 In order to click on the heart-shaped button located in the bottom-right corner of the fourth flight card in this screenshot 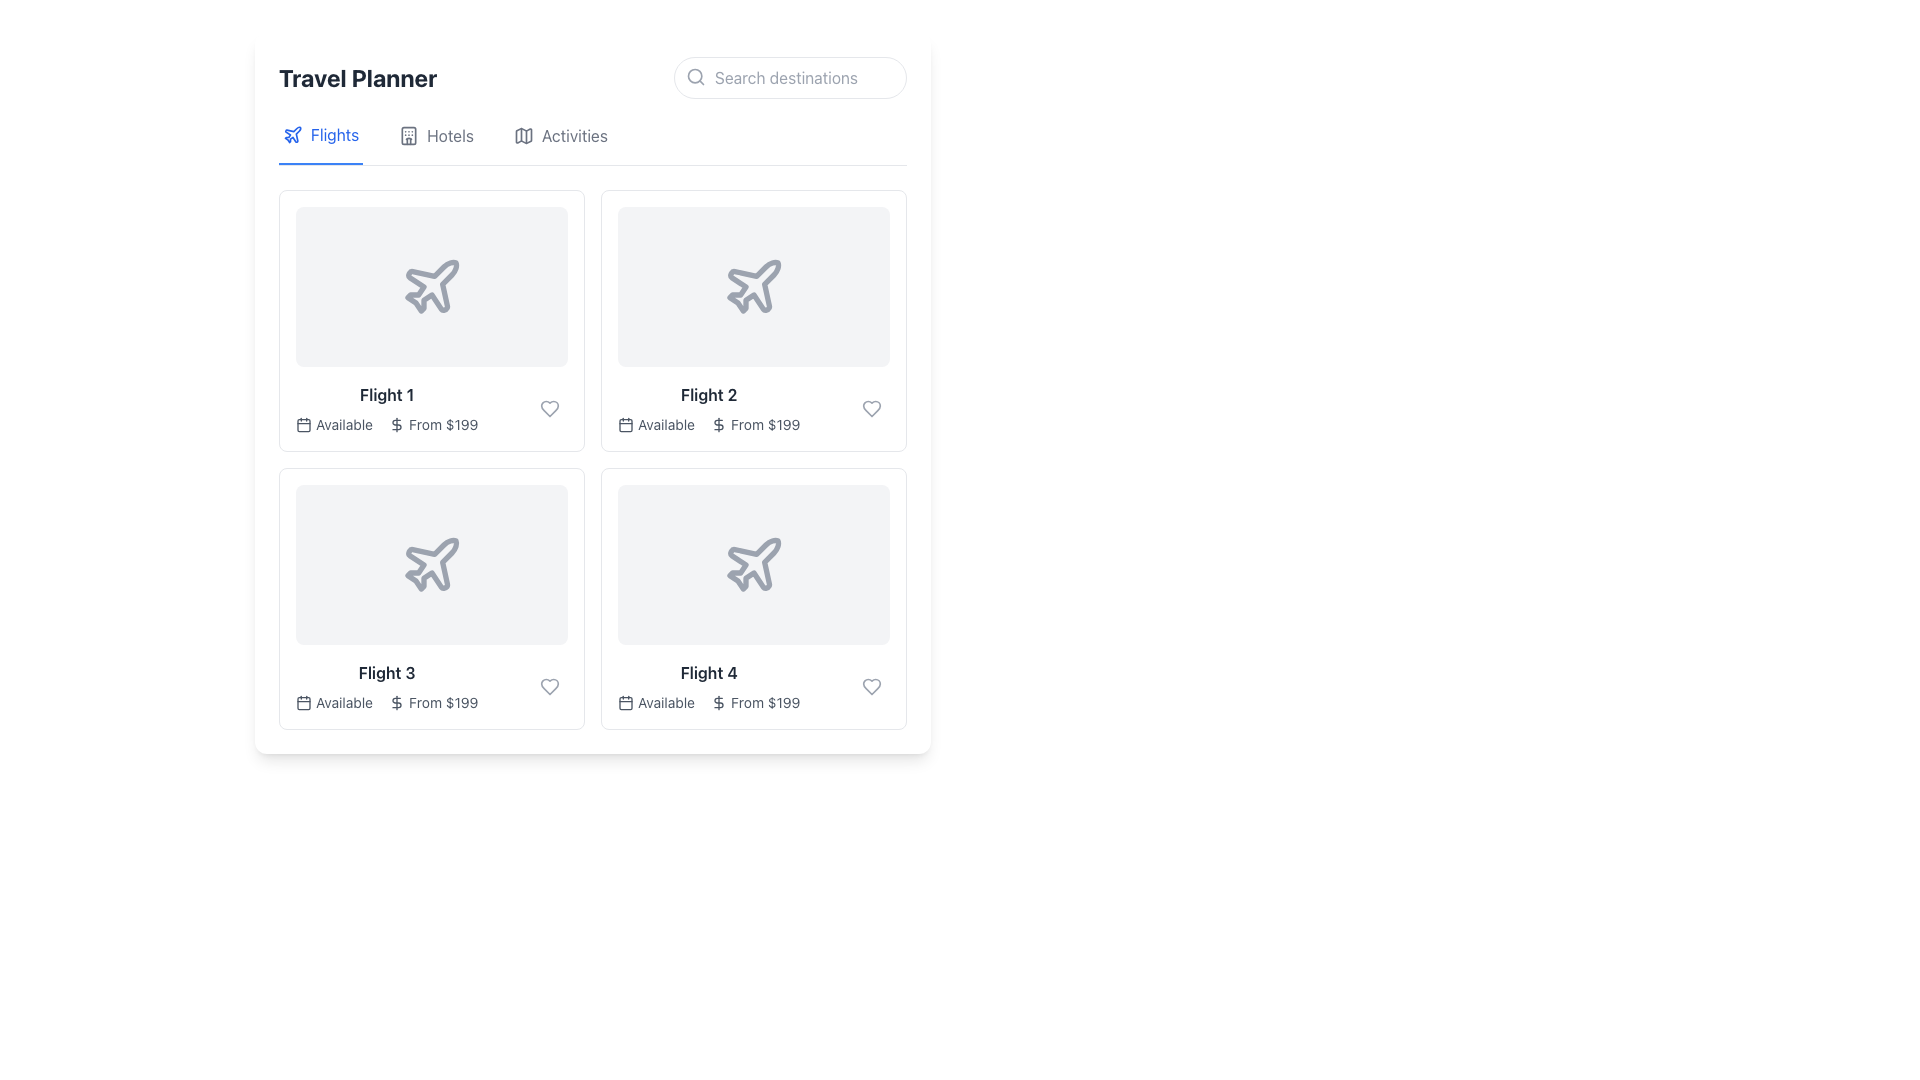, I will do `click(872, 685)`.